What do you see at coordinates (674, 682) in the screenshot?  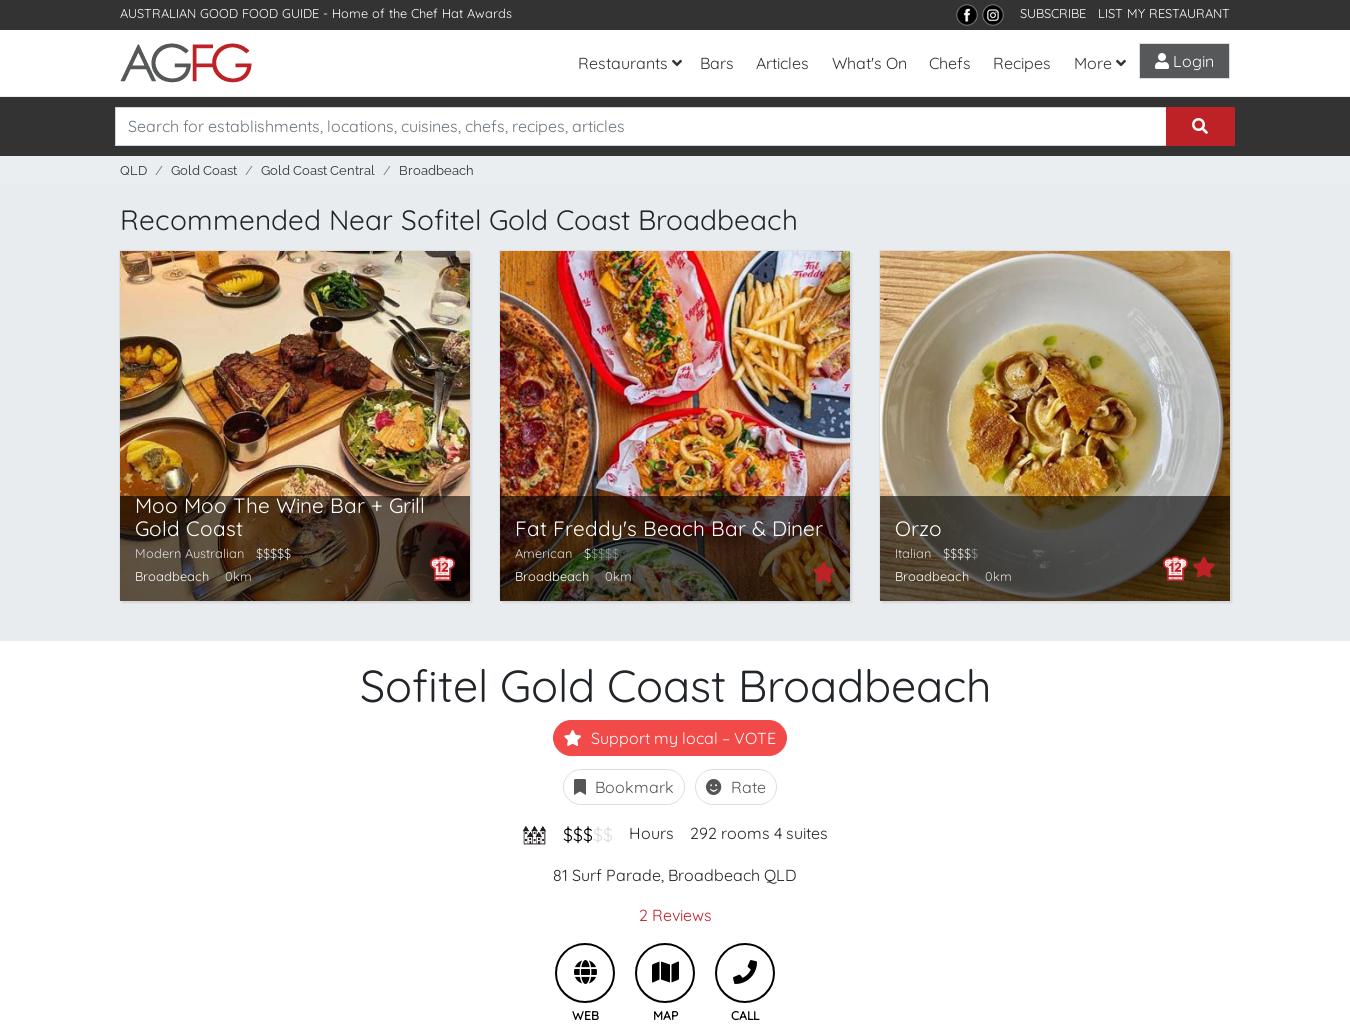 I see `'Sofitel Gold Coast Broadbeach'` at bounding box center [674, 682].